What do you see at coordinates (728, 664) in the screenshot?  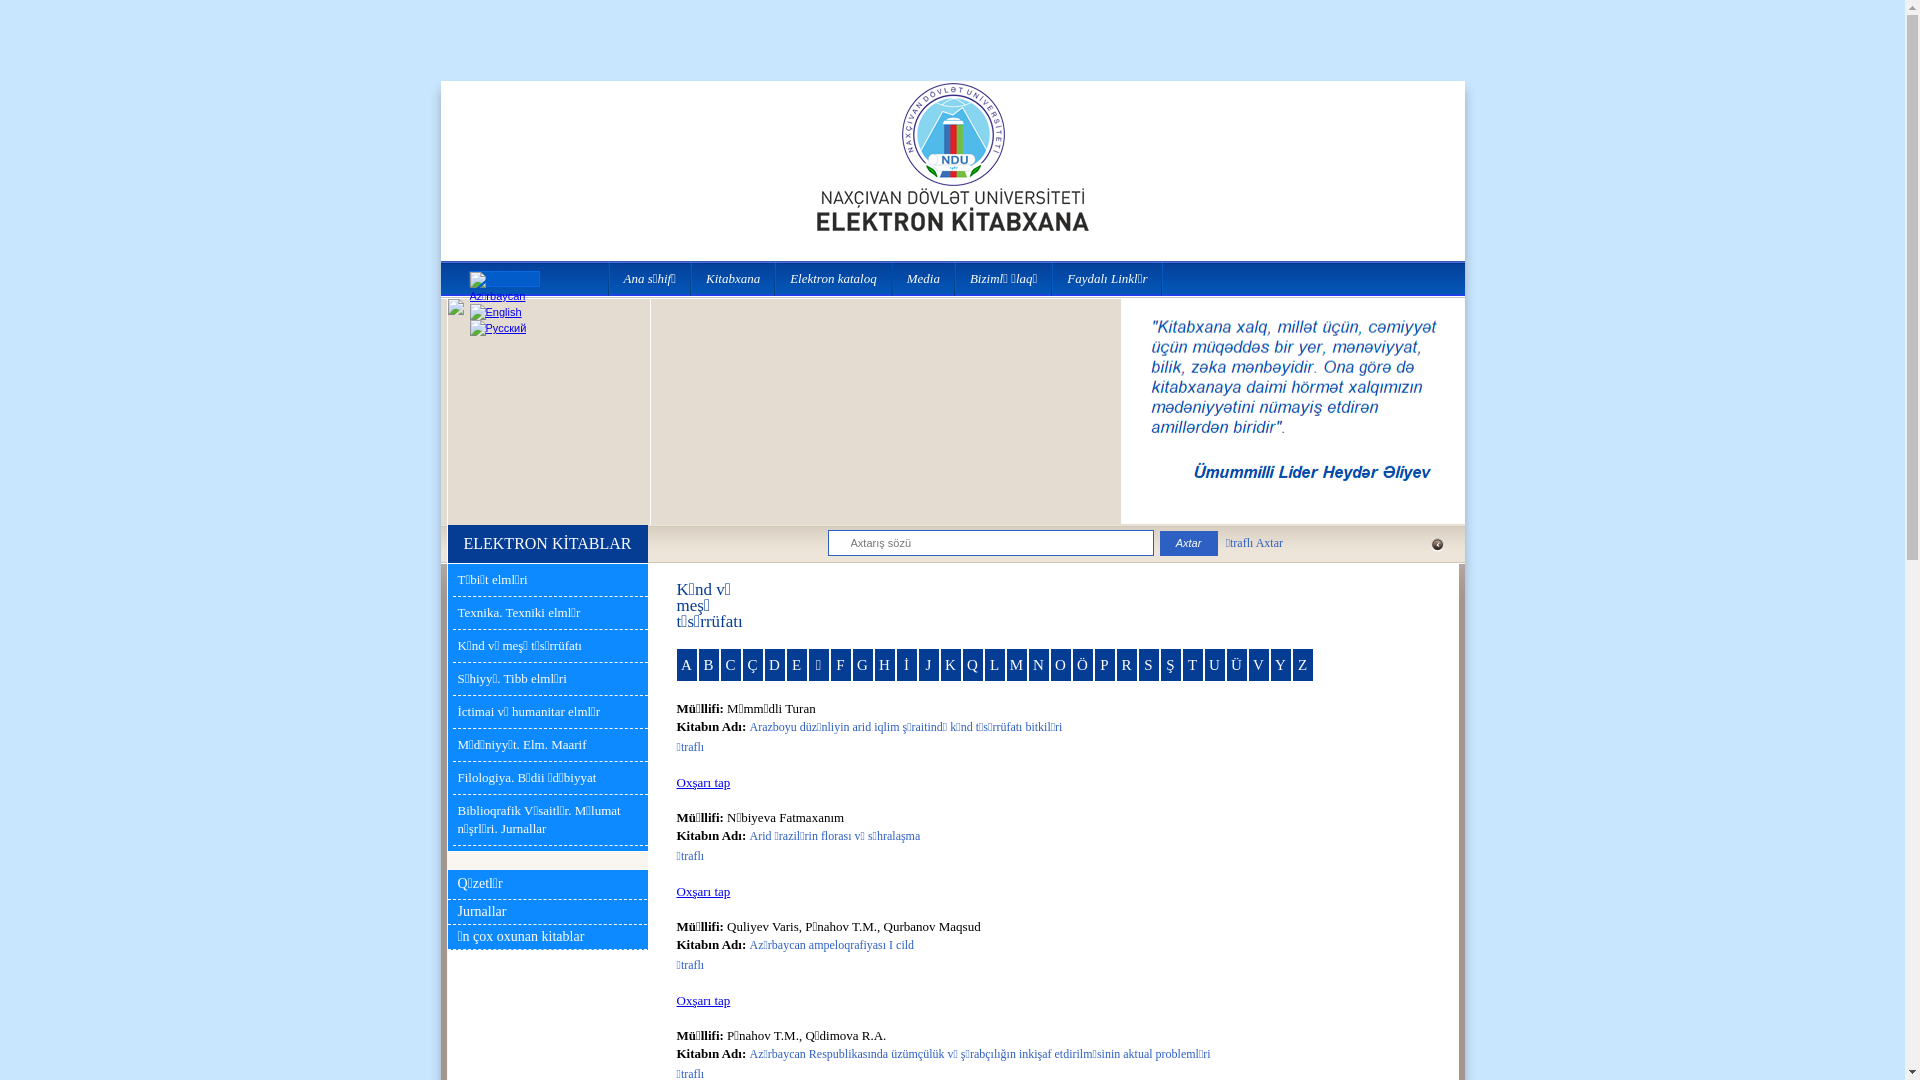 I see `'C'` at bounding box center [728, 664].